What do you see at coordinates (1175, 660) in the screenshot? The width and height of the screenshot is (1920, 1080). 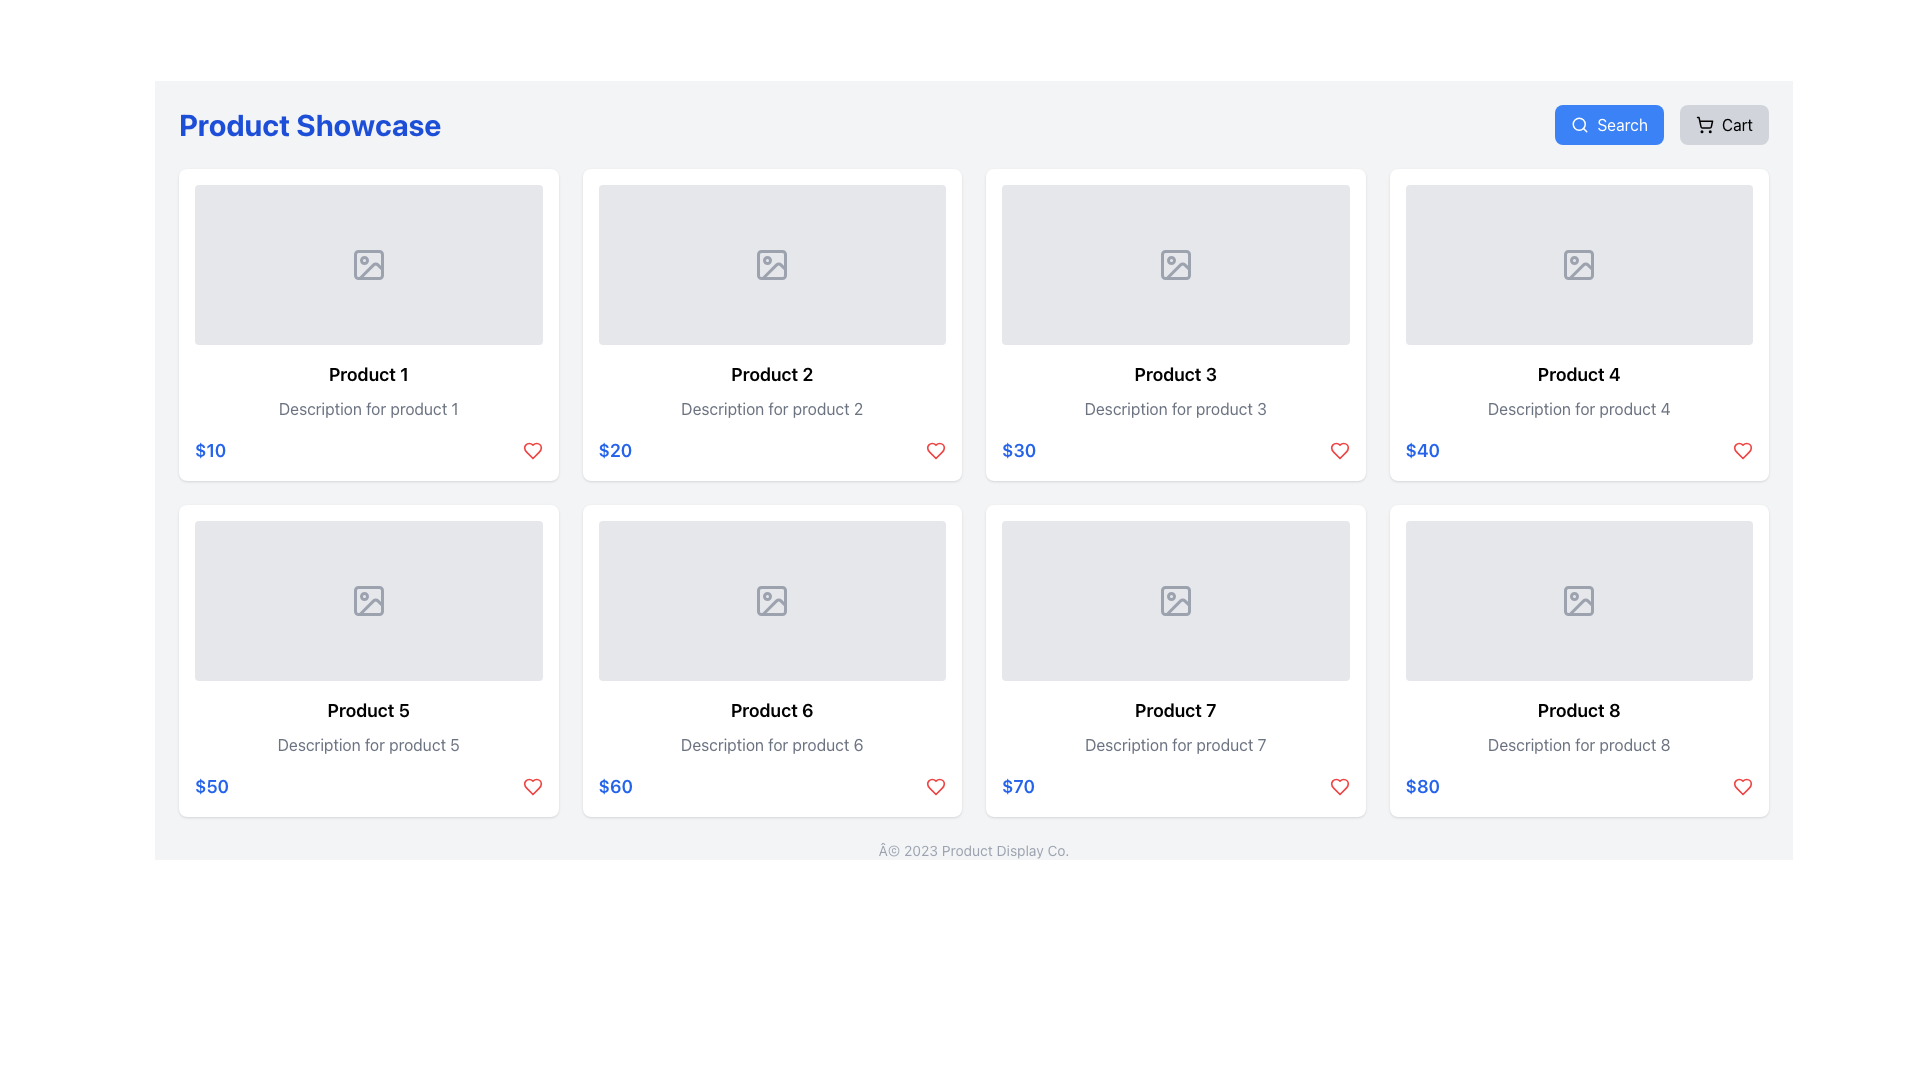 I see `the product detail card located` at bounding box center [1175, 660].